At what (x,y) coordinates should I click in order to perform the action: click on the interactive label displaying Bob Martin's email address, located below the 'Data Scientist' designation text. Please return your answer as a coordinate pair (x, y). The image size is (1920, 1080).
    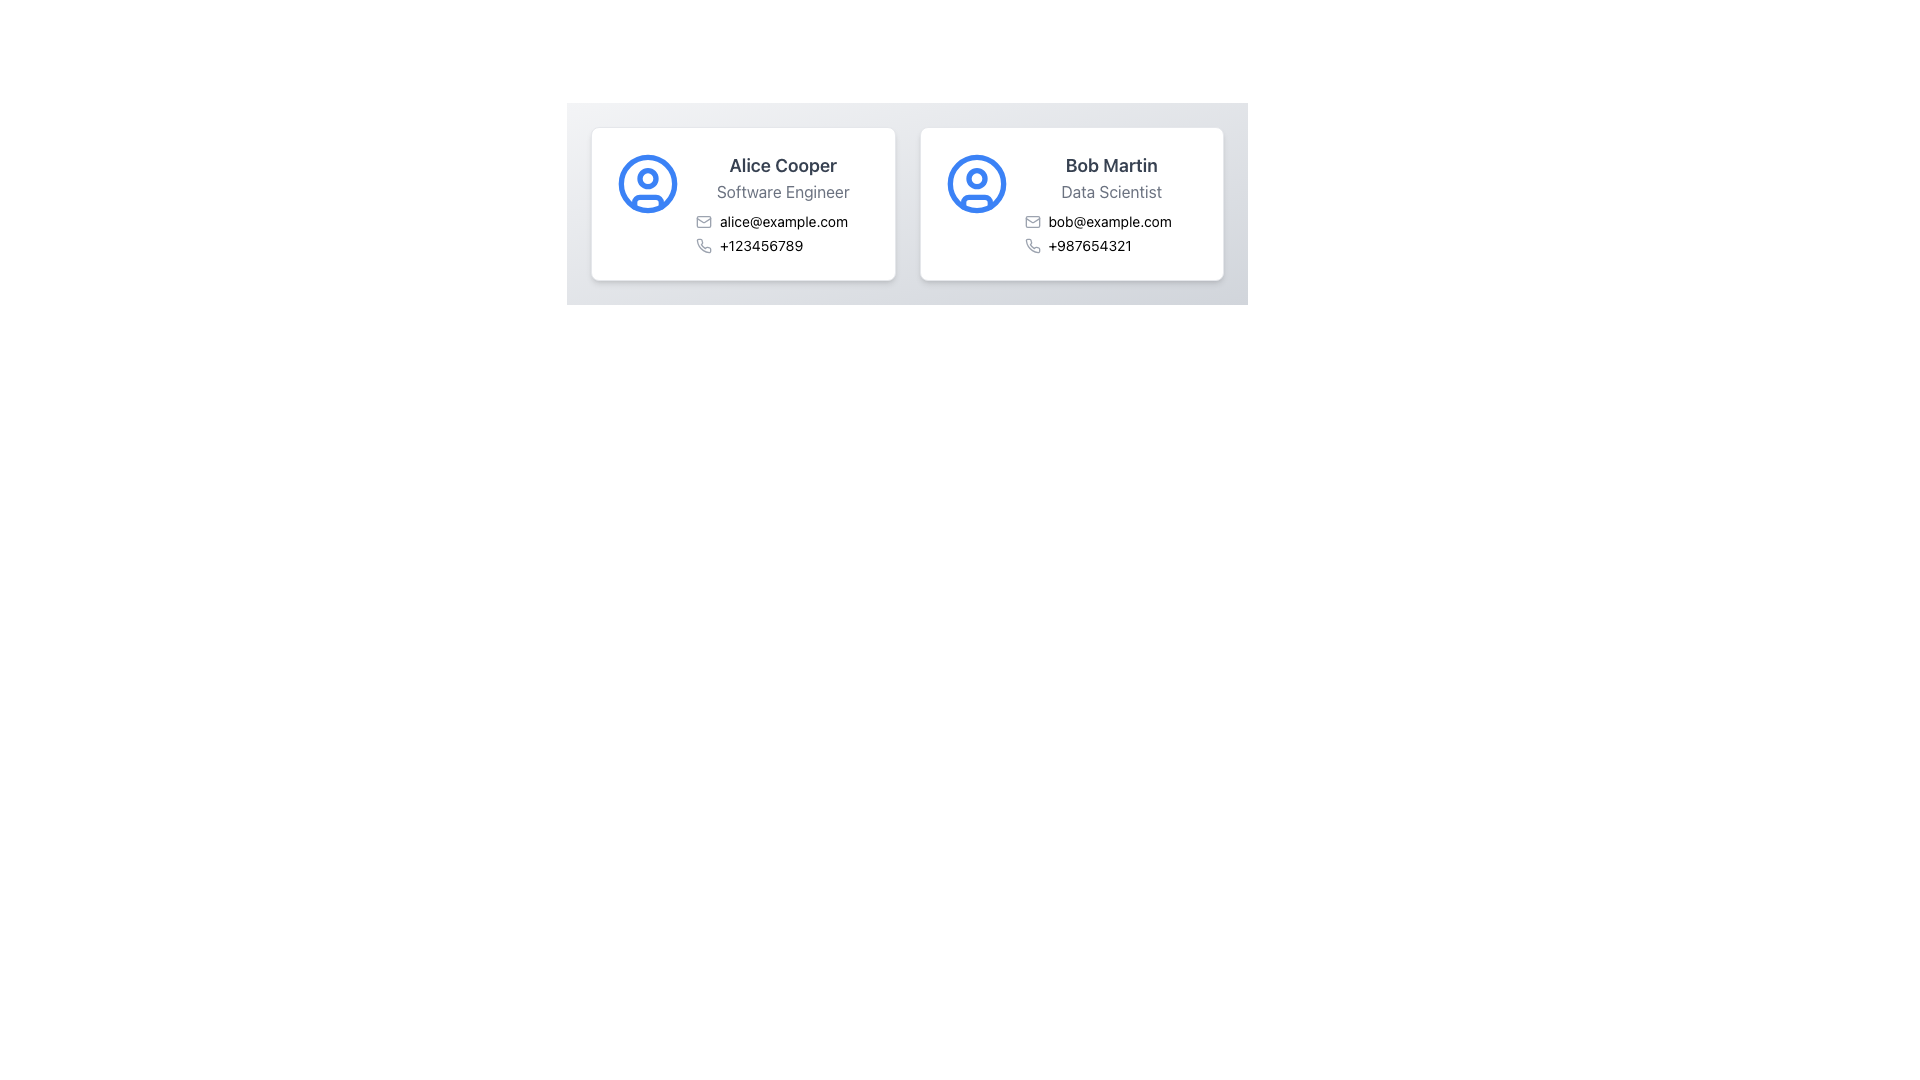
    Looking at the image, I should click on (1110, 222).